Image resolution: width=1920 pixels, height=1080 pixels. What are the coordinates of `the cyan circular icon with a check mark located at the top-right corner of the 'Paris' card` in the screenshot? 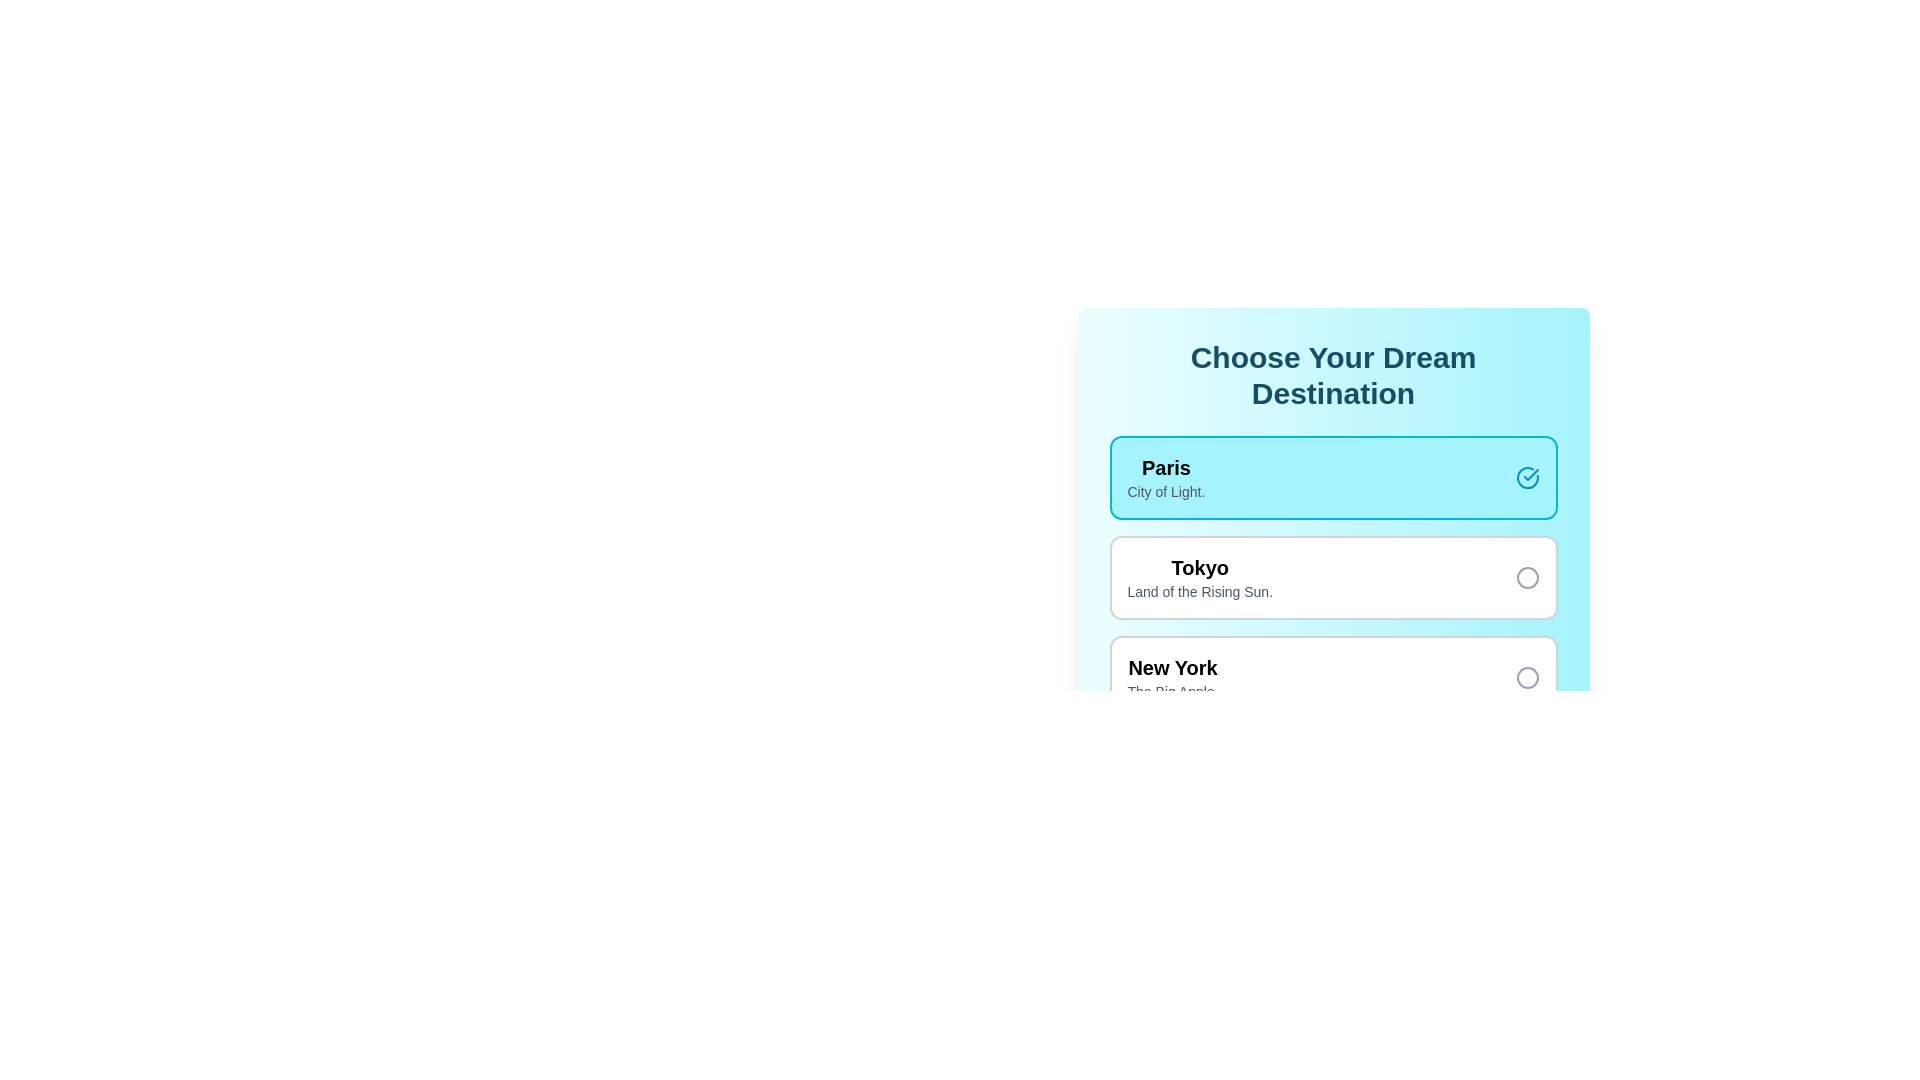 It's located at (1526, 478).